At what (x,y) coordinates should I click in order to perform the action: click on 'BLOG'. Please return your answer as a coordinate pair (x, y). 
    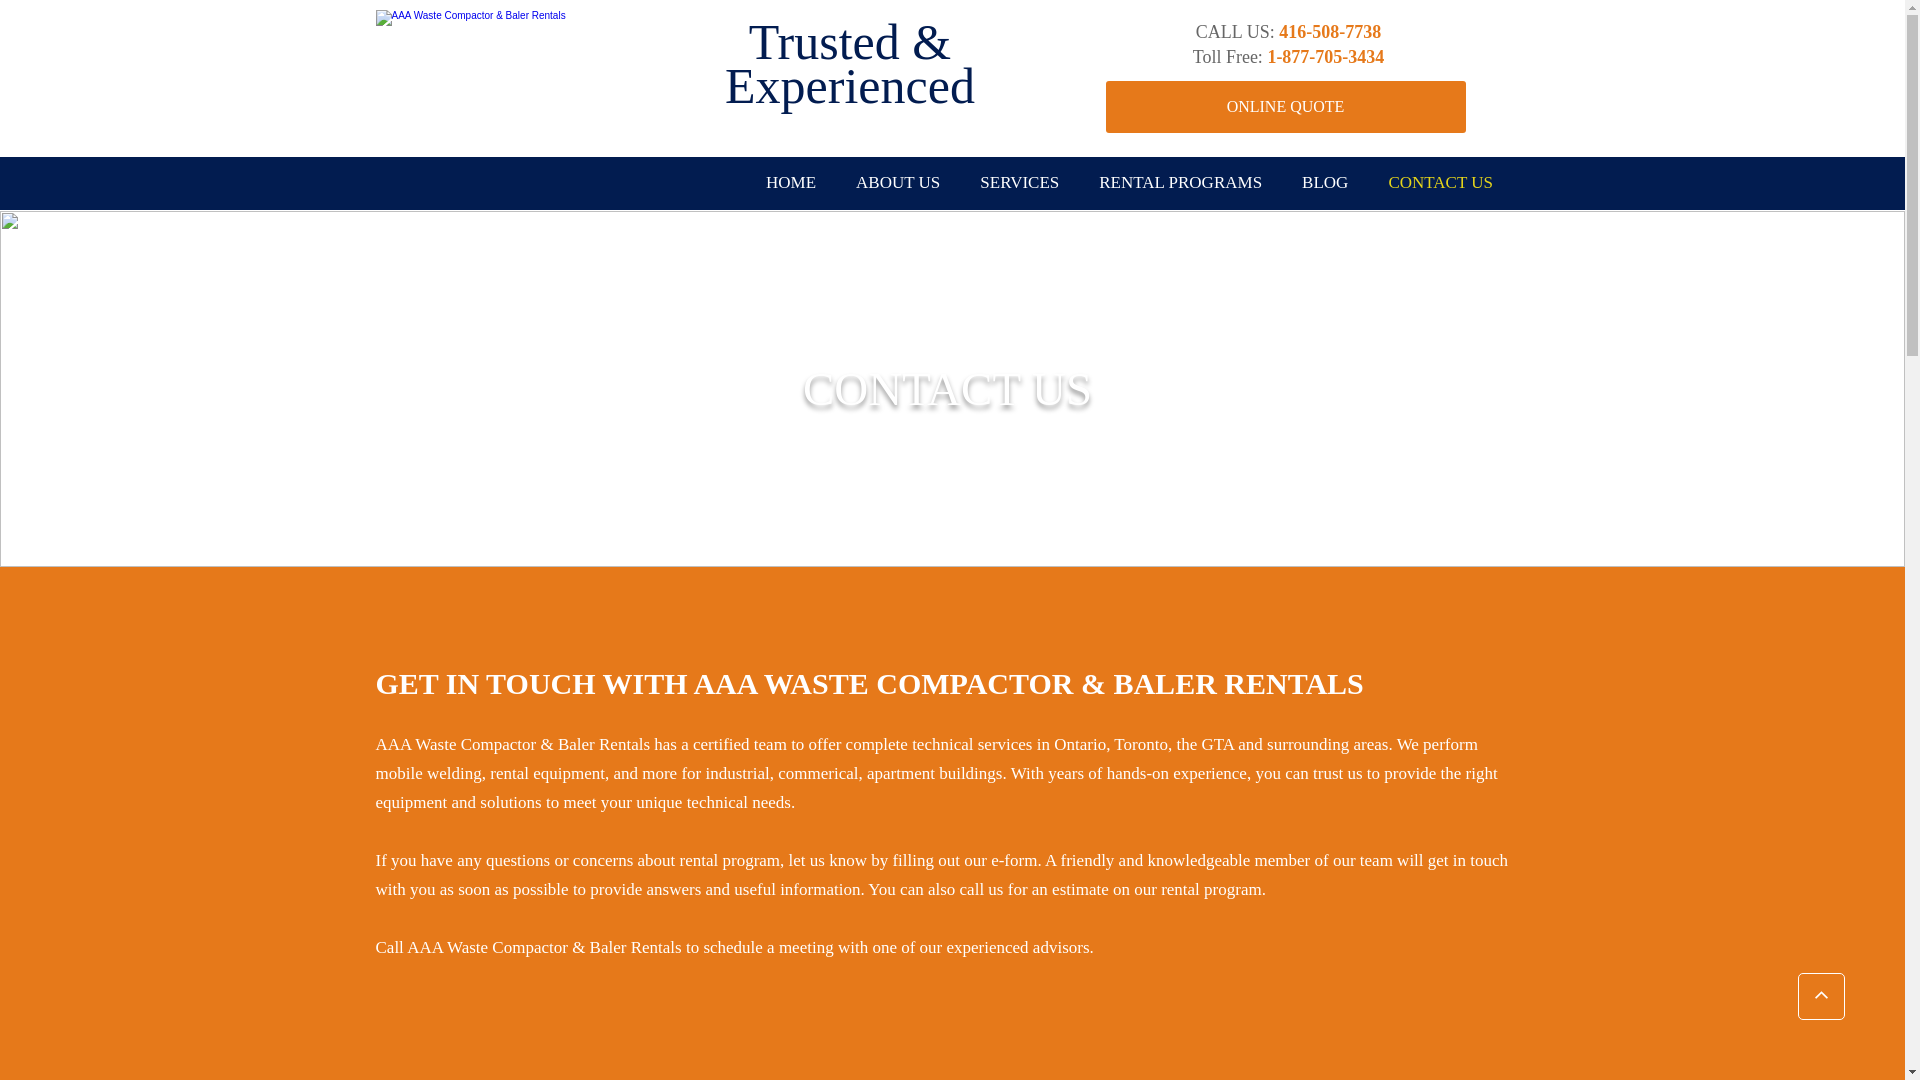
    Looking at the image, I should click on (1281, 183).